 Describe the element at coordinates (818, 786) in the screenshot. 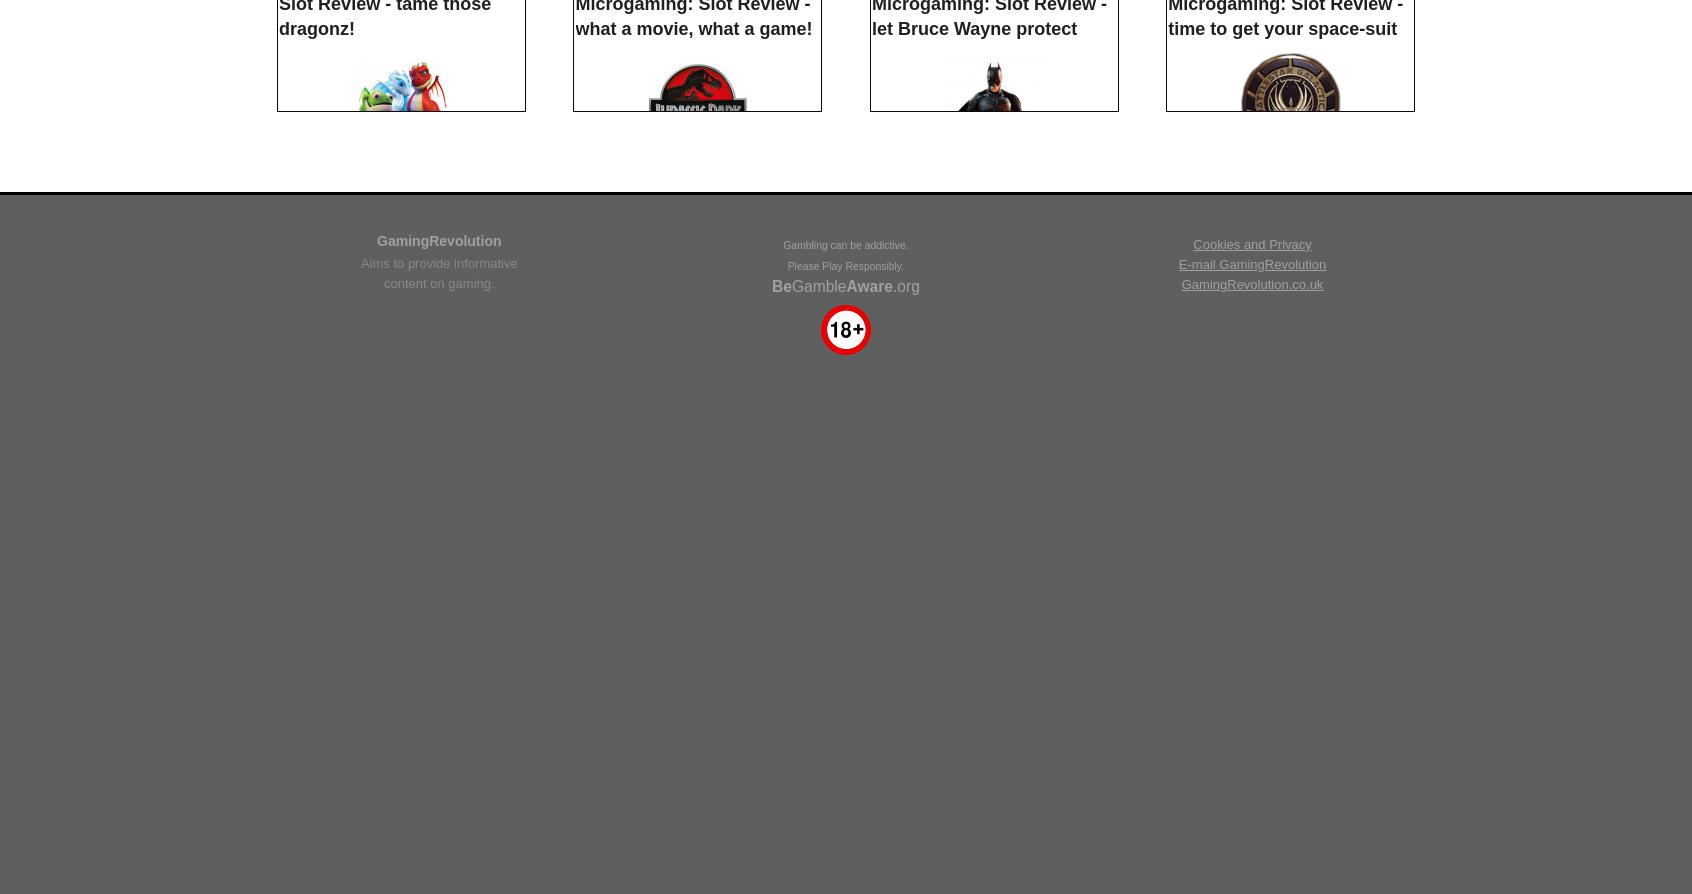

I see `'Gamble'` at that location.